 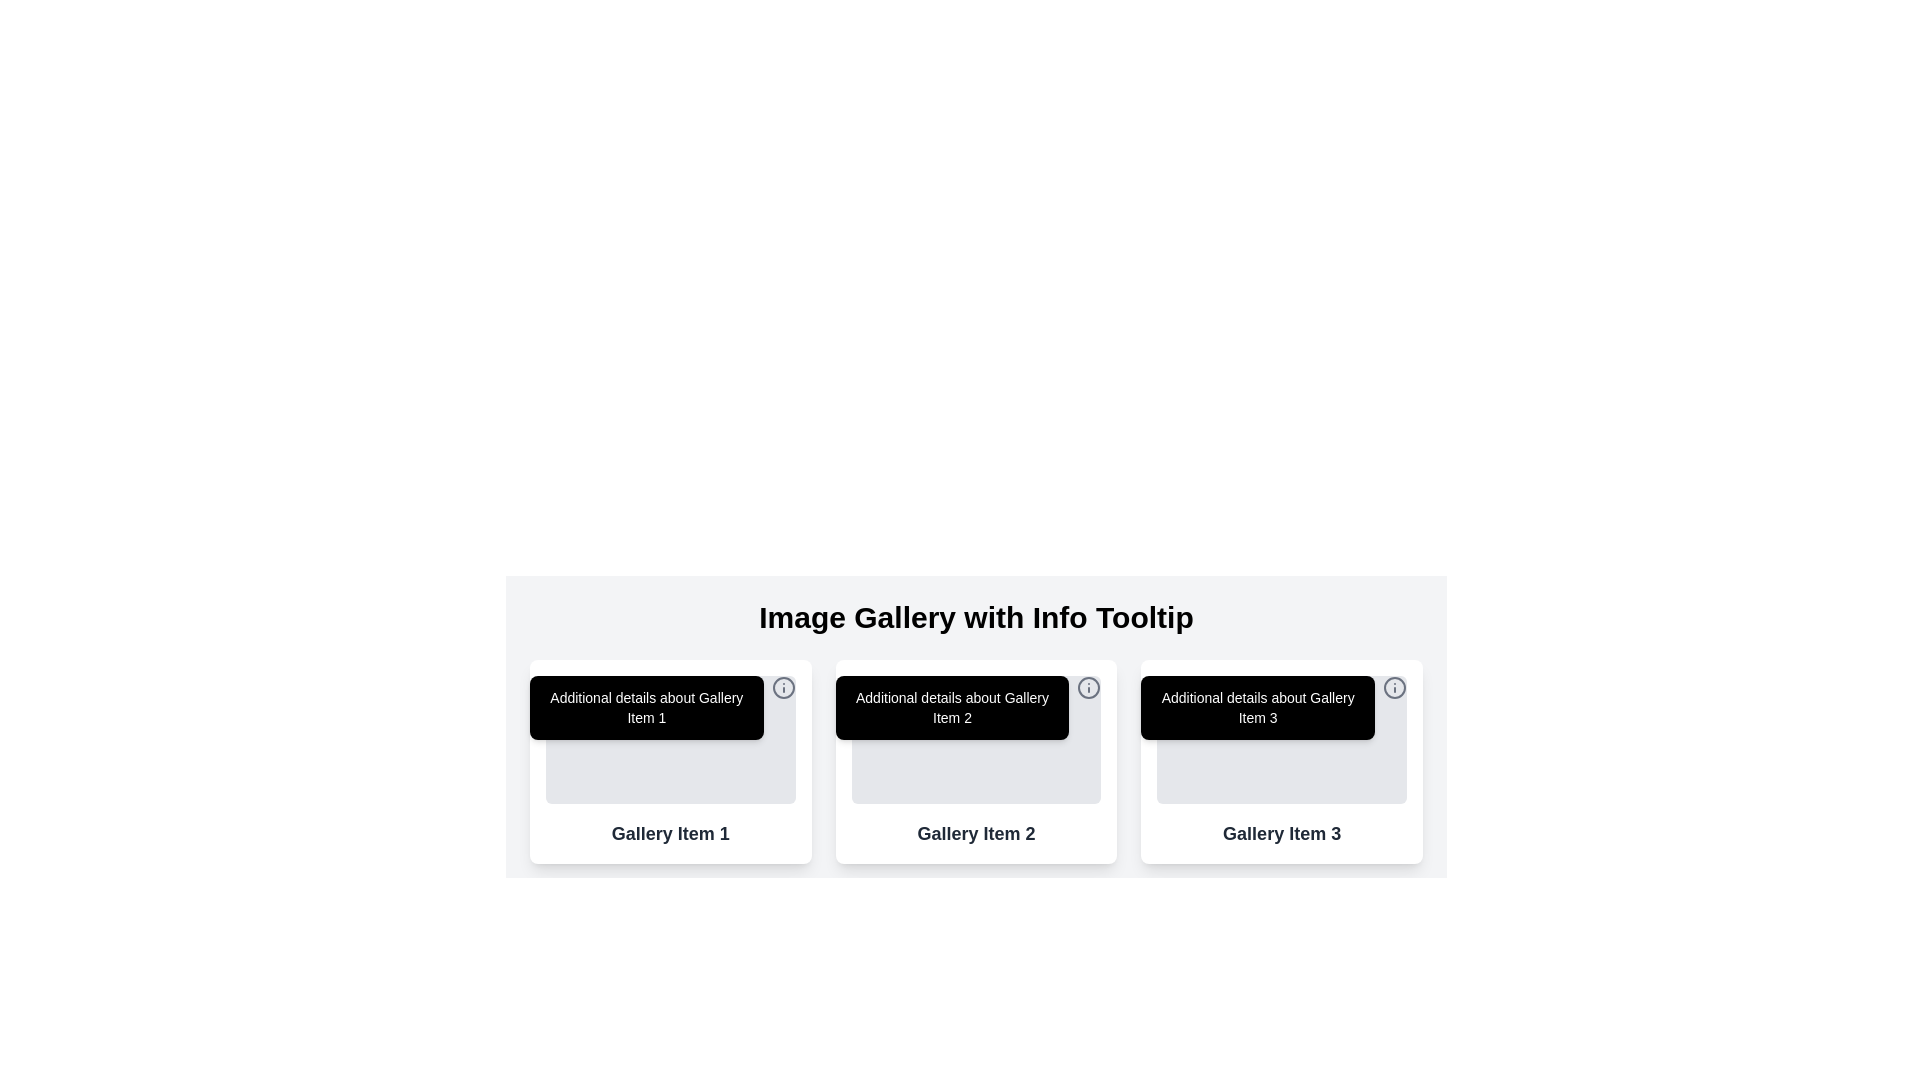 I want to click on the circular icon button with an 'i' symbol in the top-right corner of the card representing 'Gallery Item 2', so click(x=1088, y=686).